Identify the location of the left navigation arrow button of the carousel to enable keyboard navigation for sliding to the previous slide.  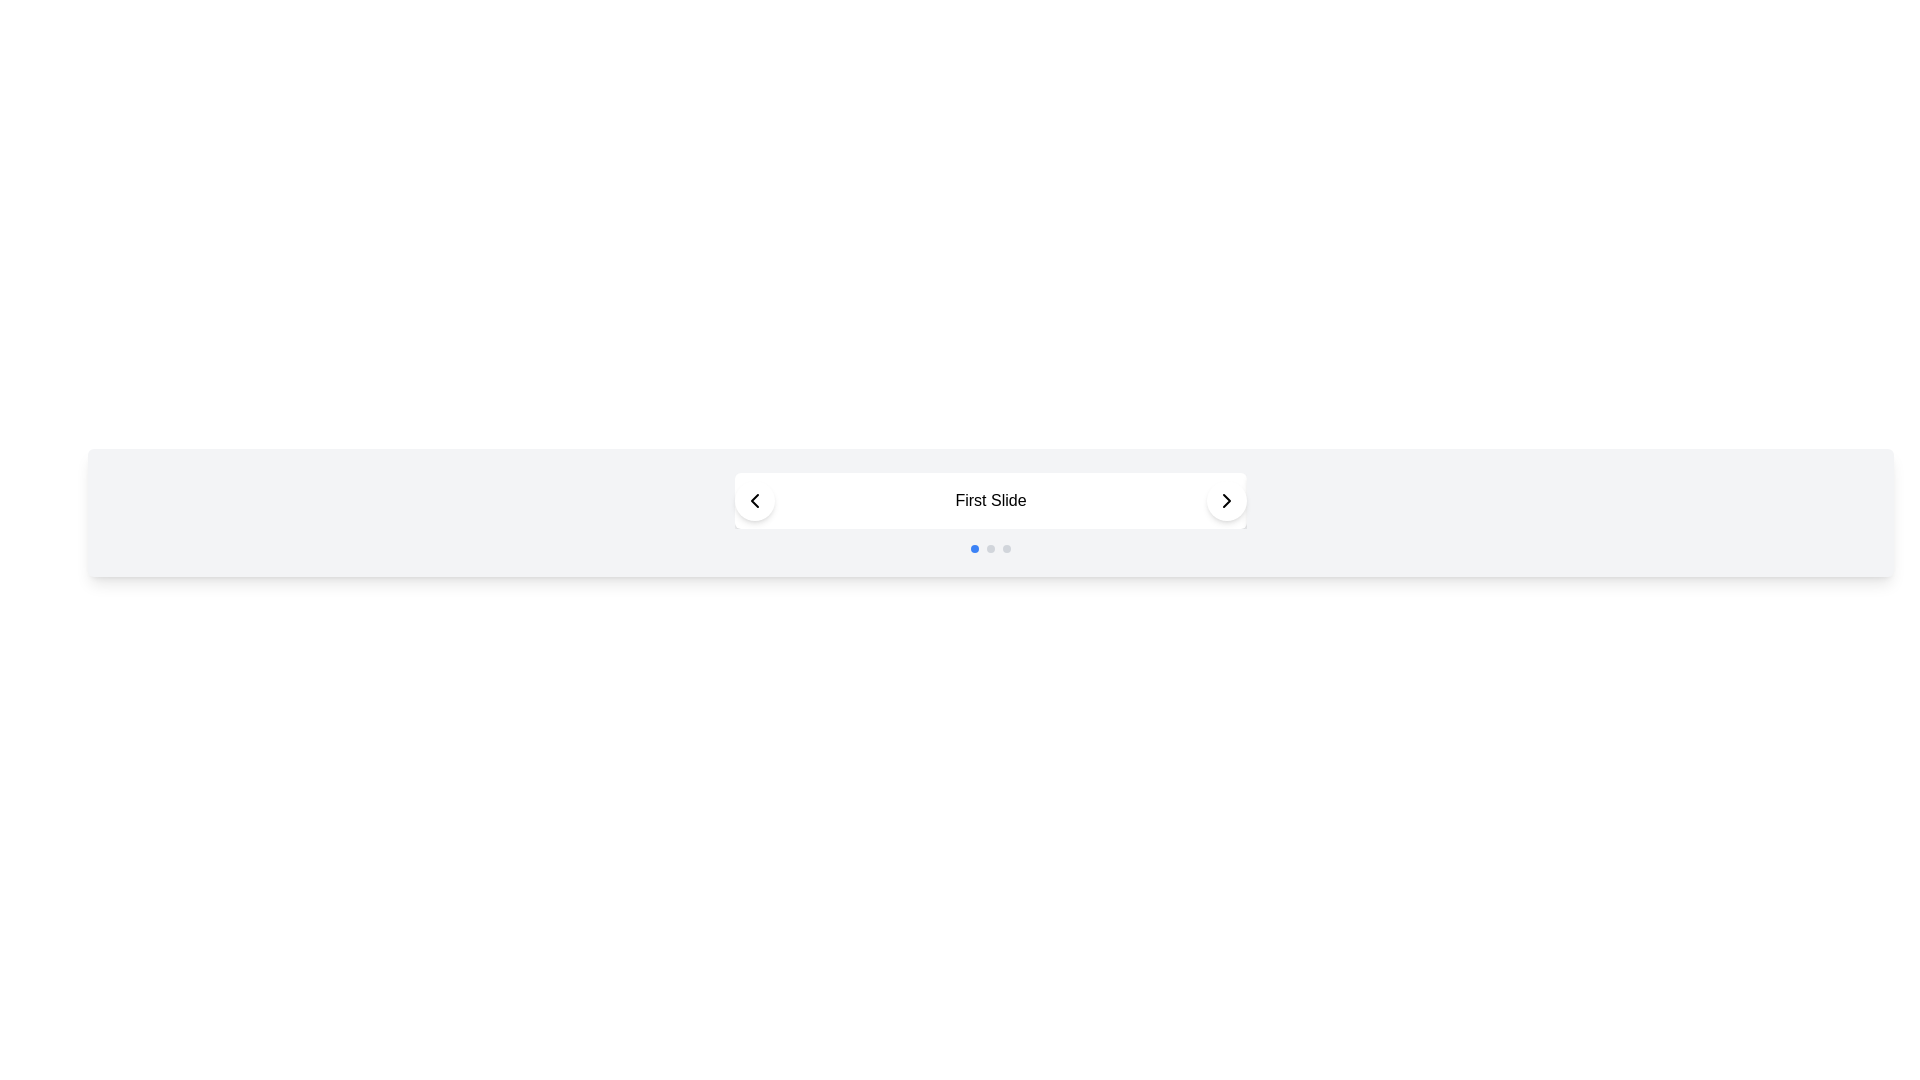
(753, 500).